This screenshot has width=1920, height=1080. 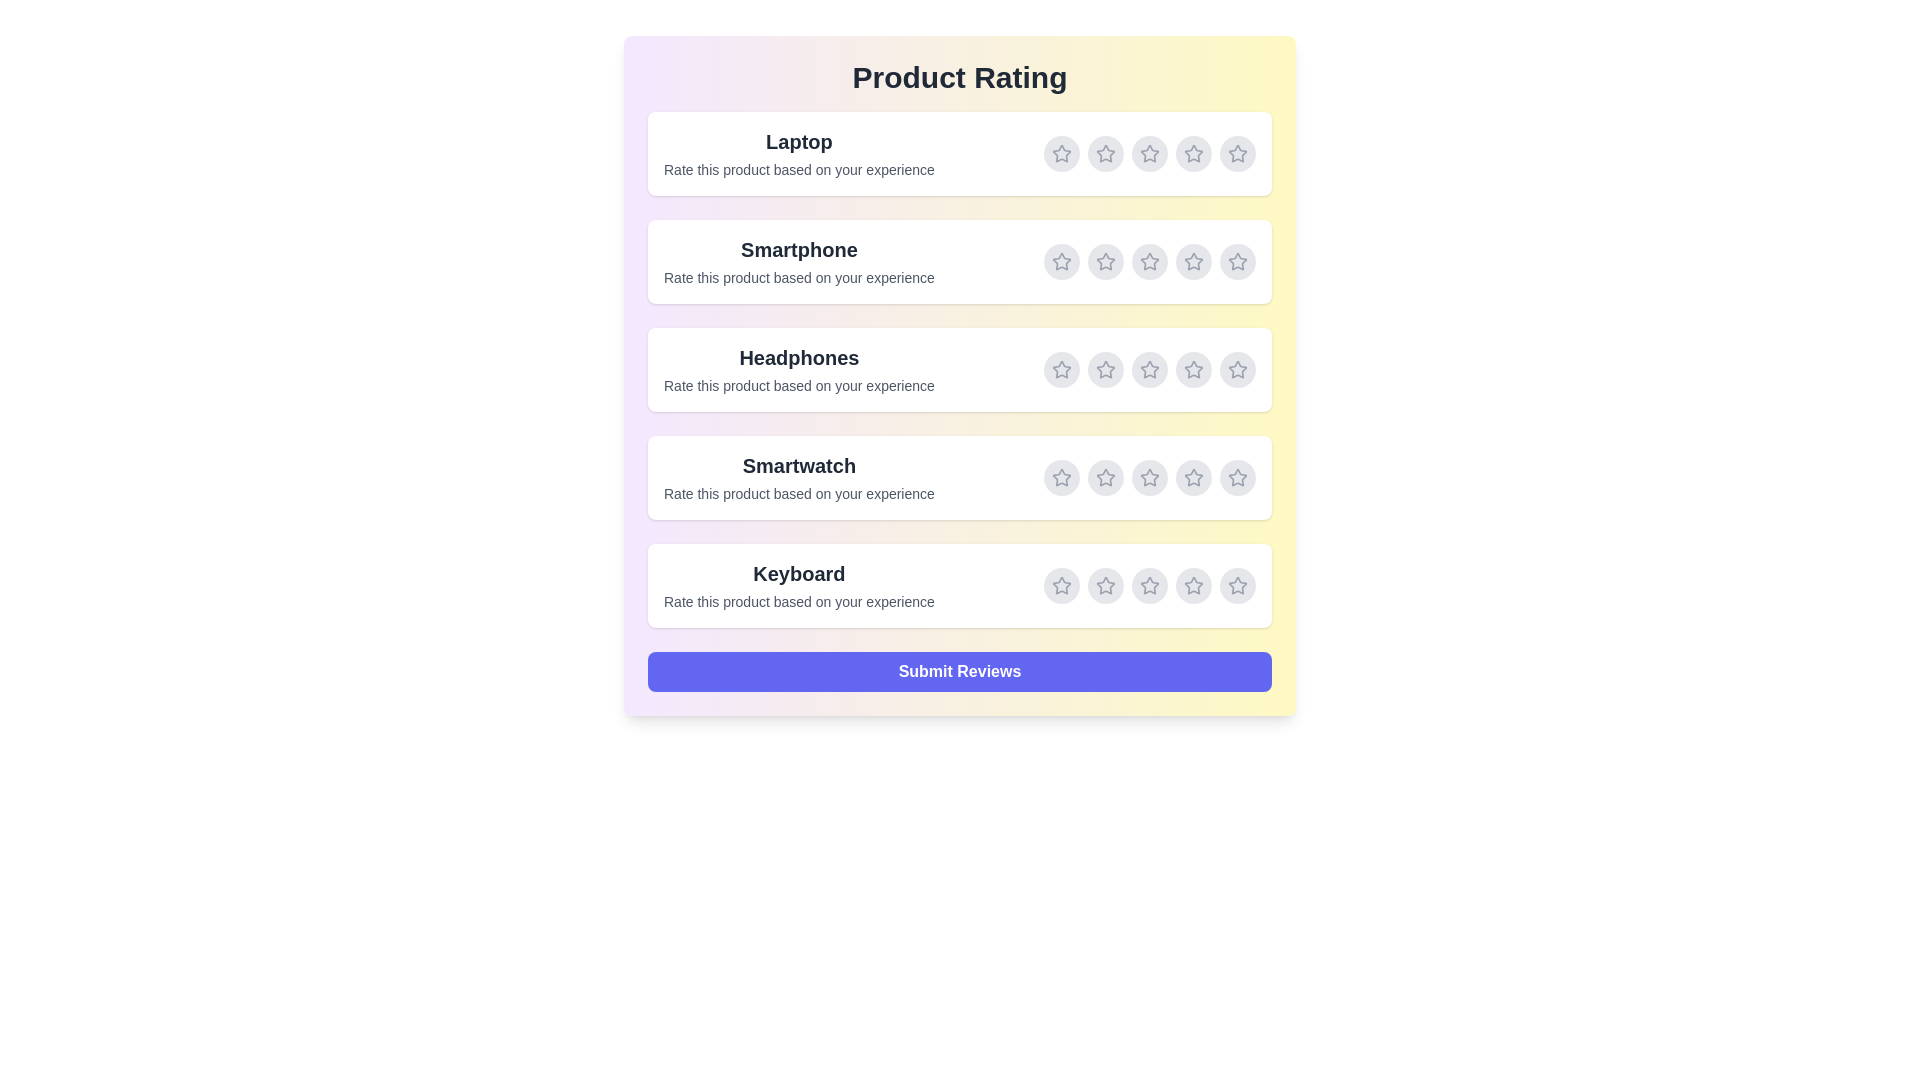 What do you see at coordinates (1104, 370) in the screenshot?
I see `the rating for Headphones to 2 stars` at bounding box center [1104, 370].